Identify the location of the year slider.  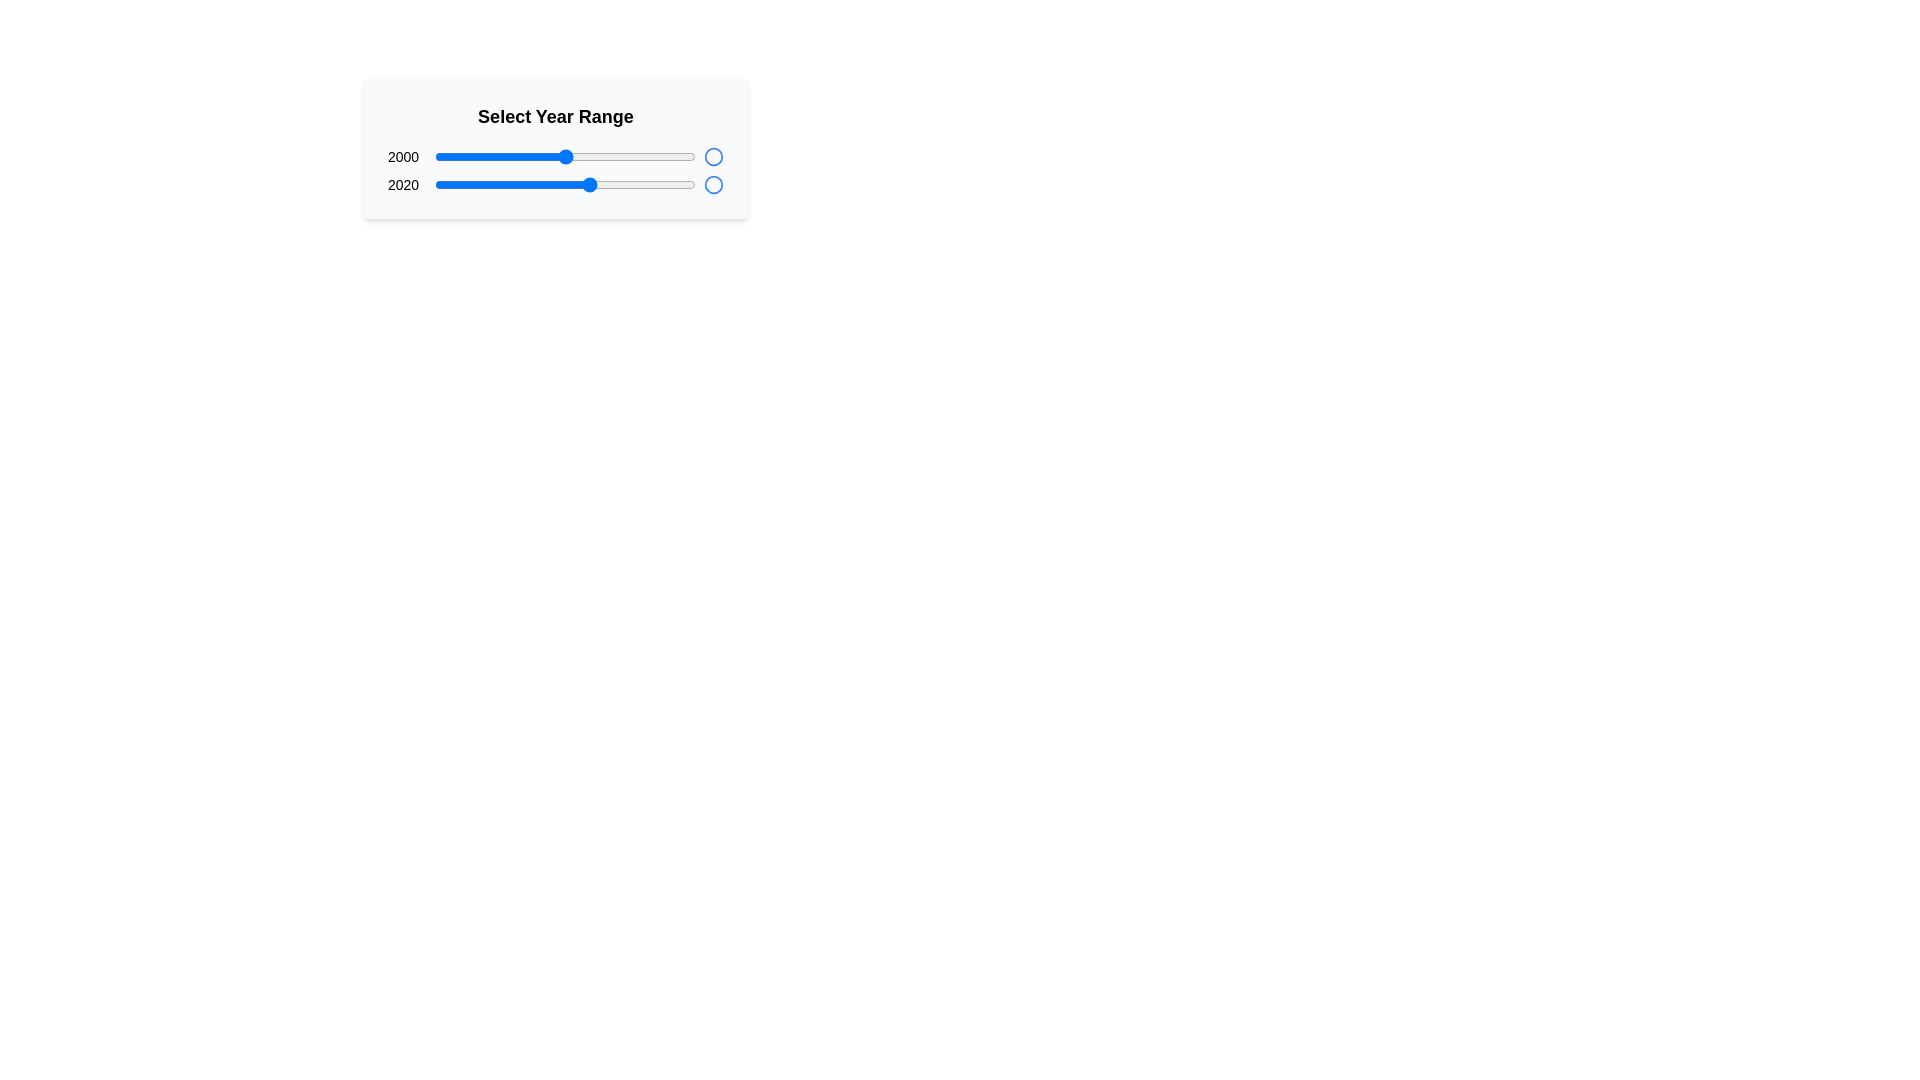
(652, 185).